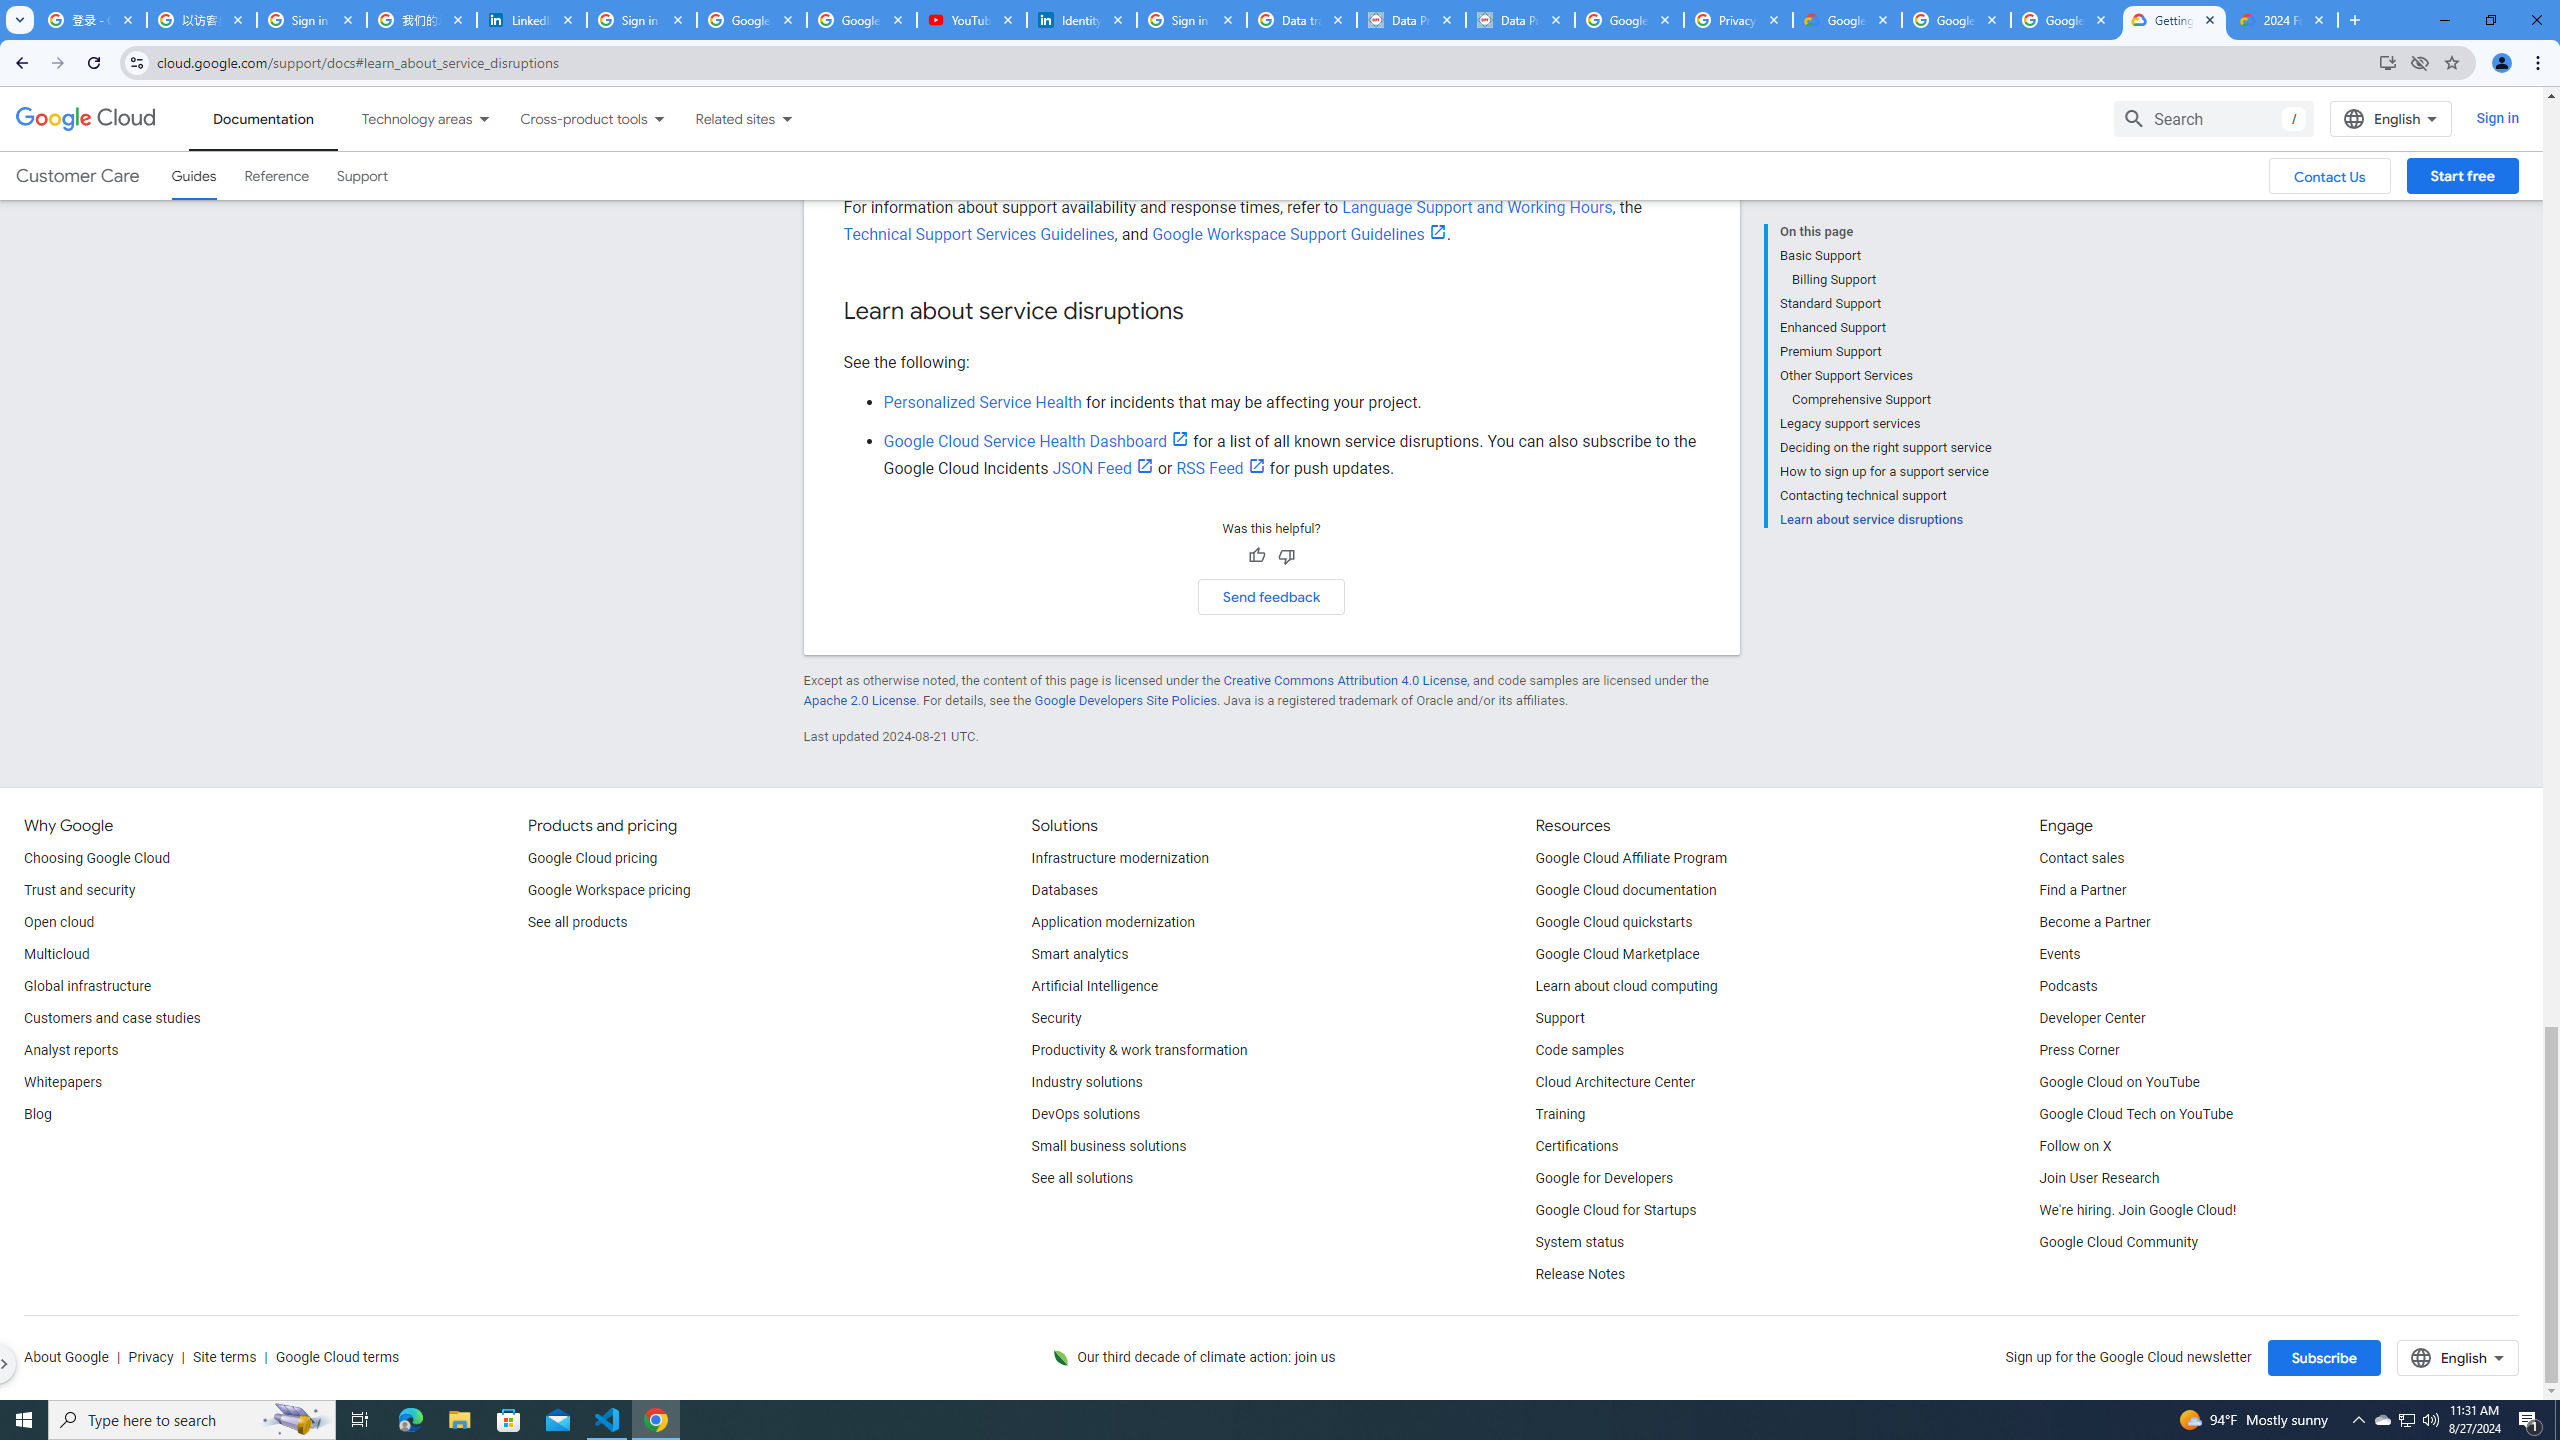  Describe the element at coordinates (65, 1357) in the screenshot. I see `'About Google'` at that location.